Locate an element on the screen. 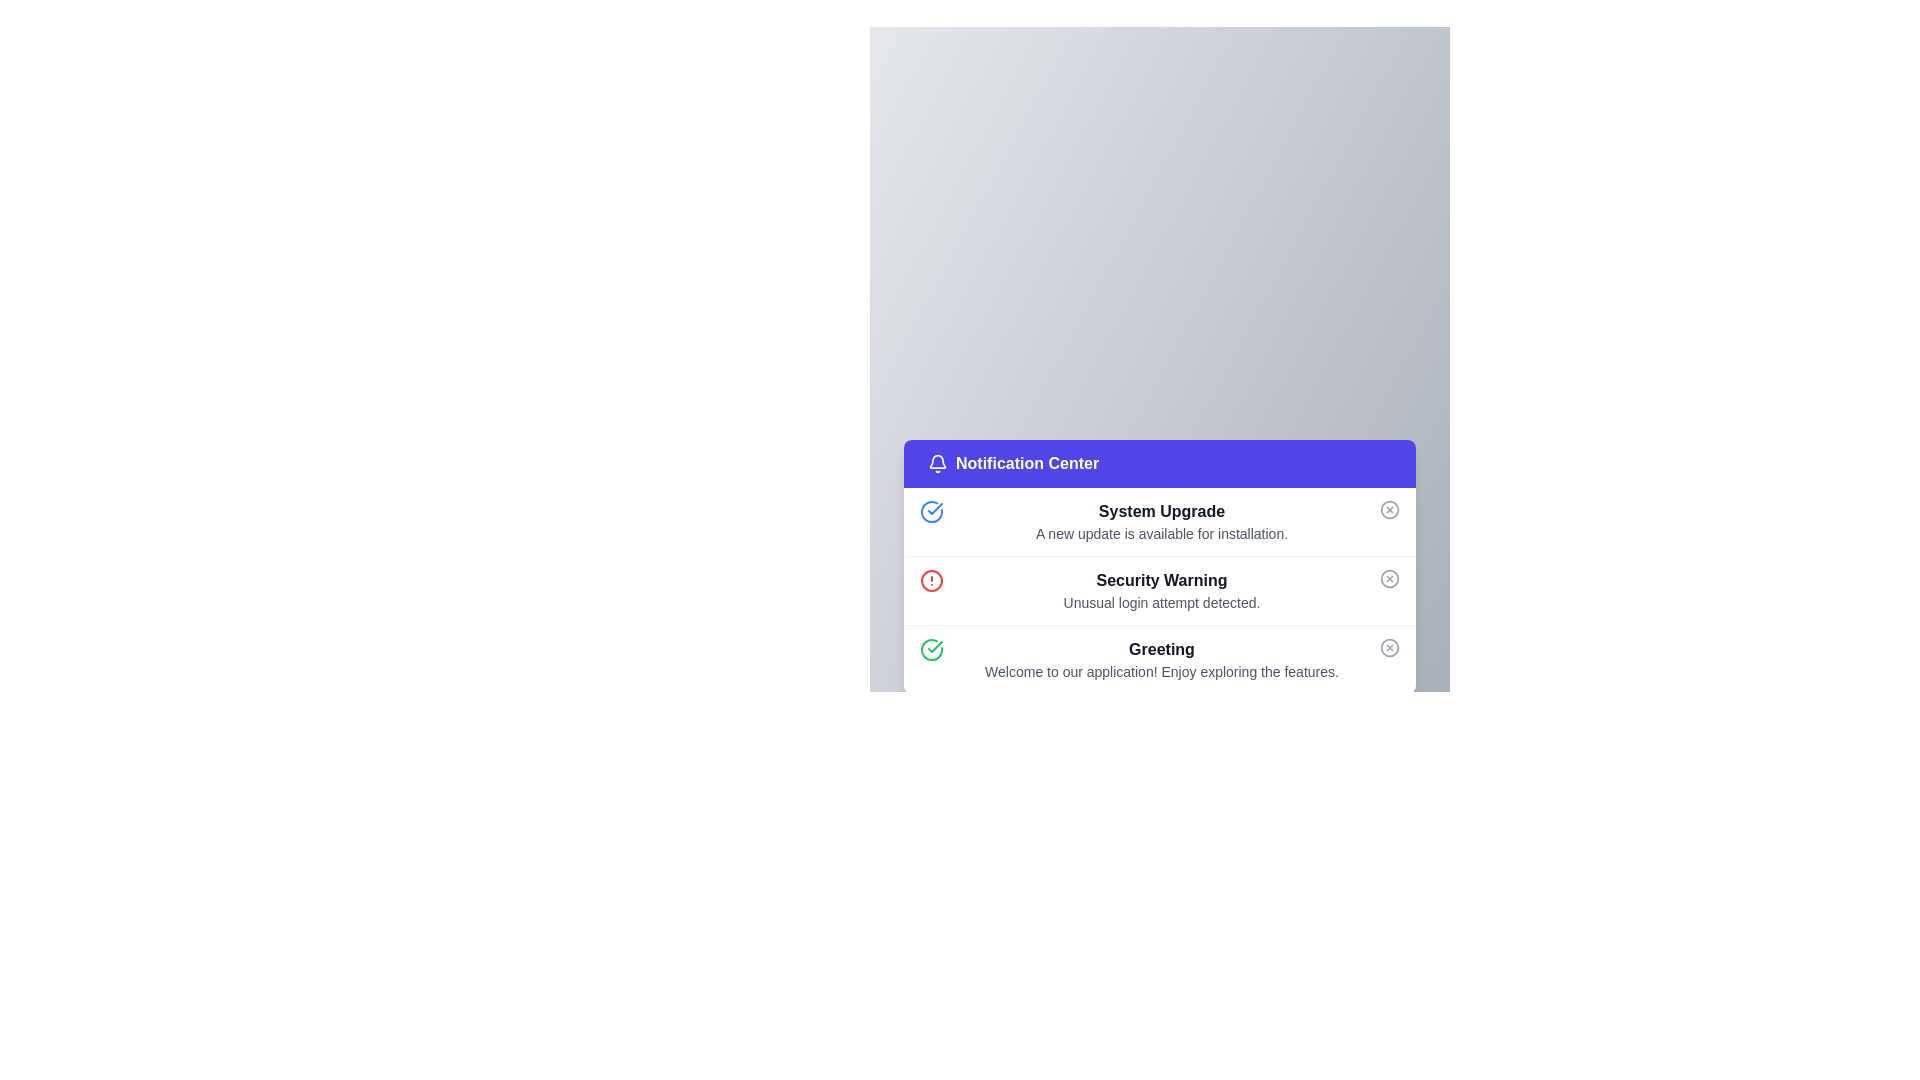 Image resolution: width=1920 pixels, height=1080 pixels. the circular button with an 'x' mark, located at the far right of the 'Security Warning' notification is located at coordinates (1389, 578).